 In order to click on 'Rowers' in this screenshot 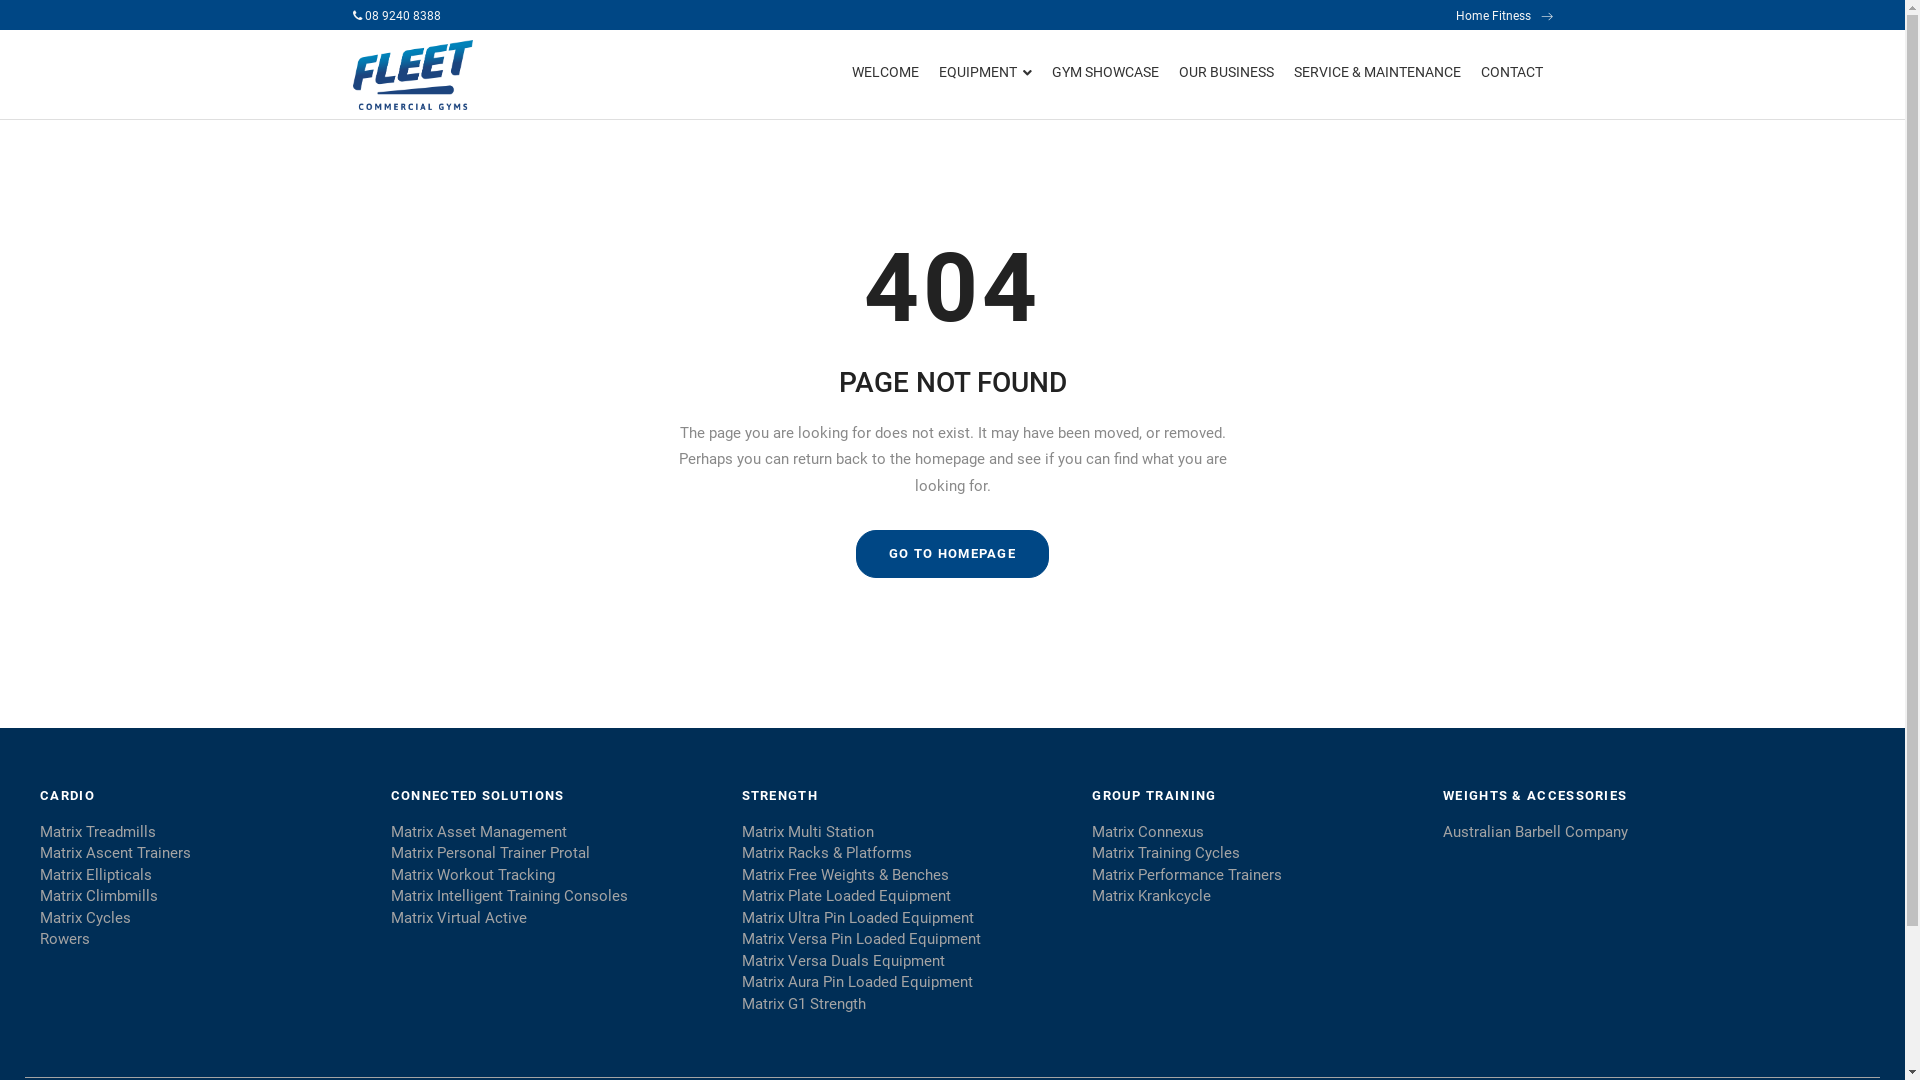, I will do `click(39, 939)`.